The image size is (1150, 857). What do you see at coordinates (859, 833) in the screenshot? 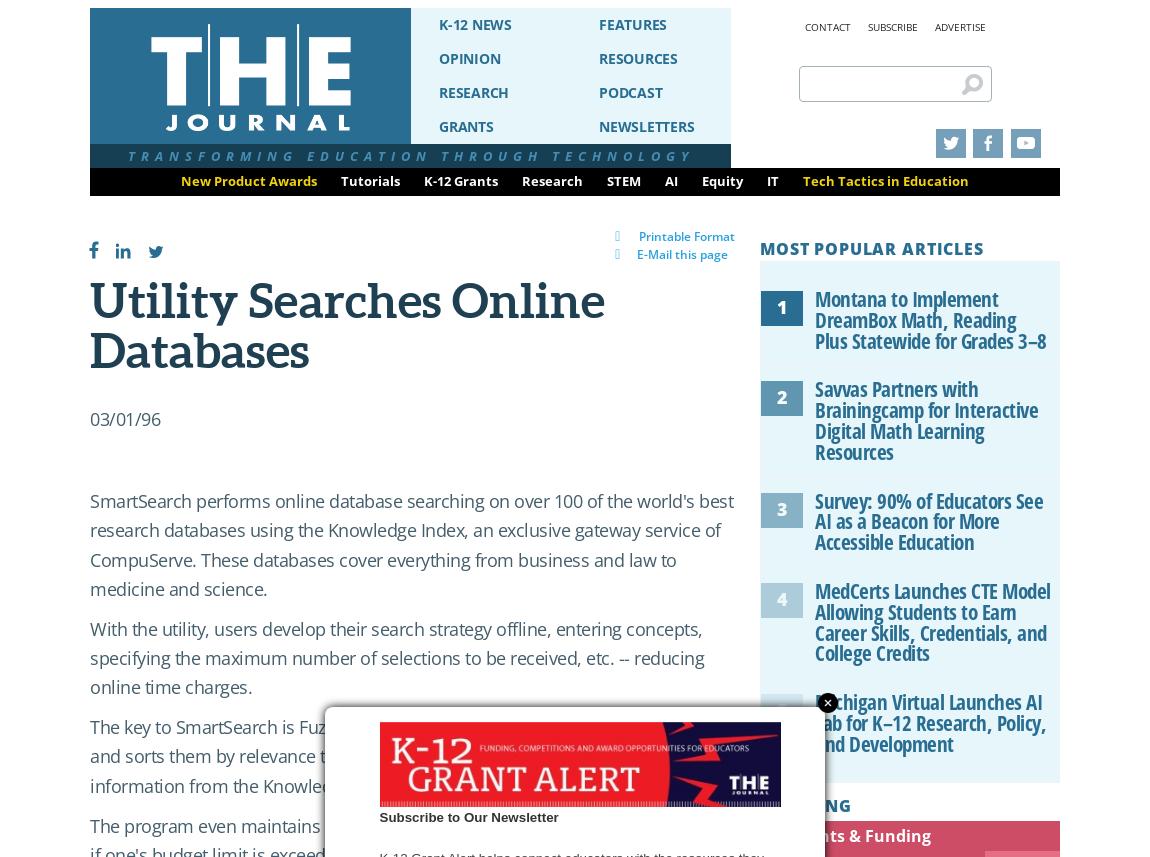
I see `'Grants & Funding'` at bounding box center [859, 833].